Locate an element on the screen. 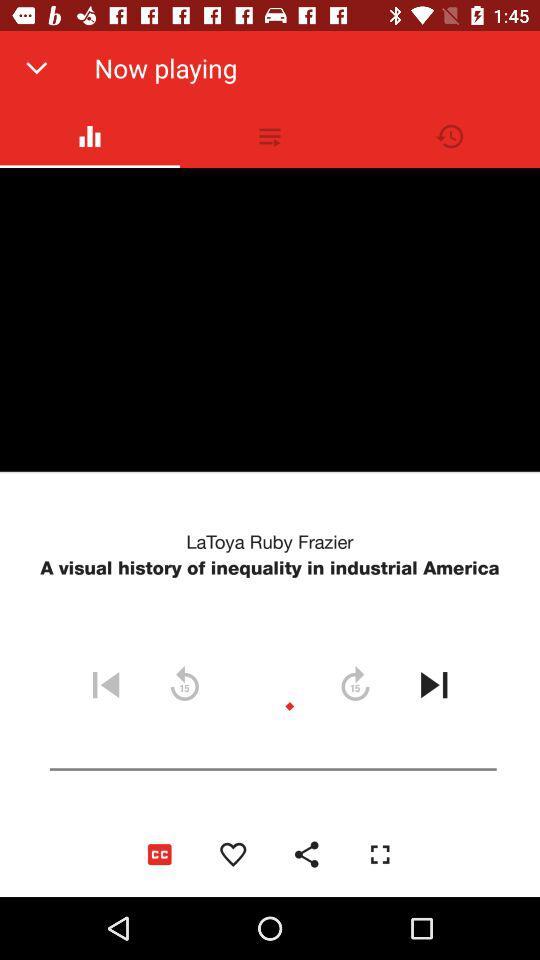 Image resolution: width=540 pixels, height=960 pixels. the refresh icon is located at coordinates (184, 684).